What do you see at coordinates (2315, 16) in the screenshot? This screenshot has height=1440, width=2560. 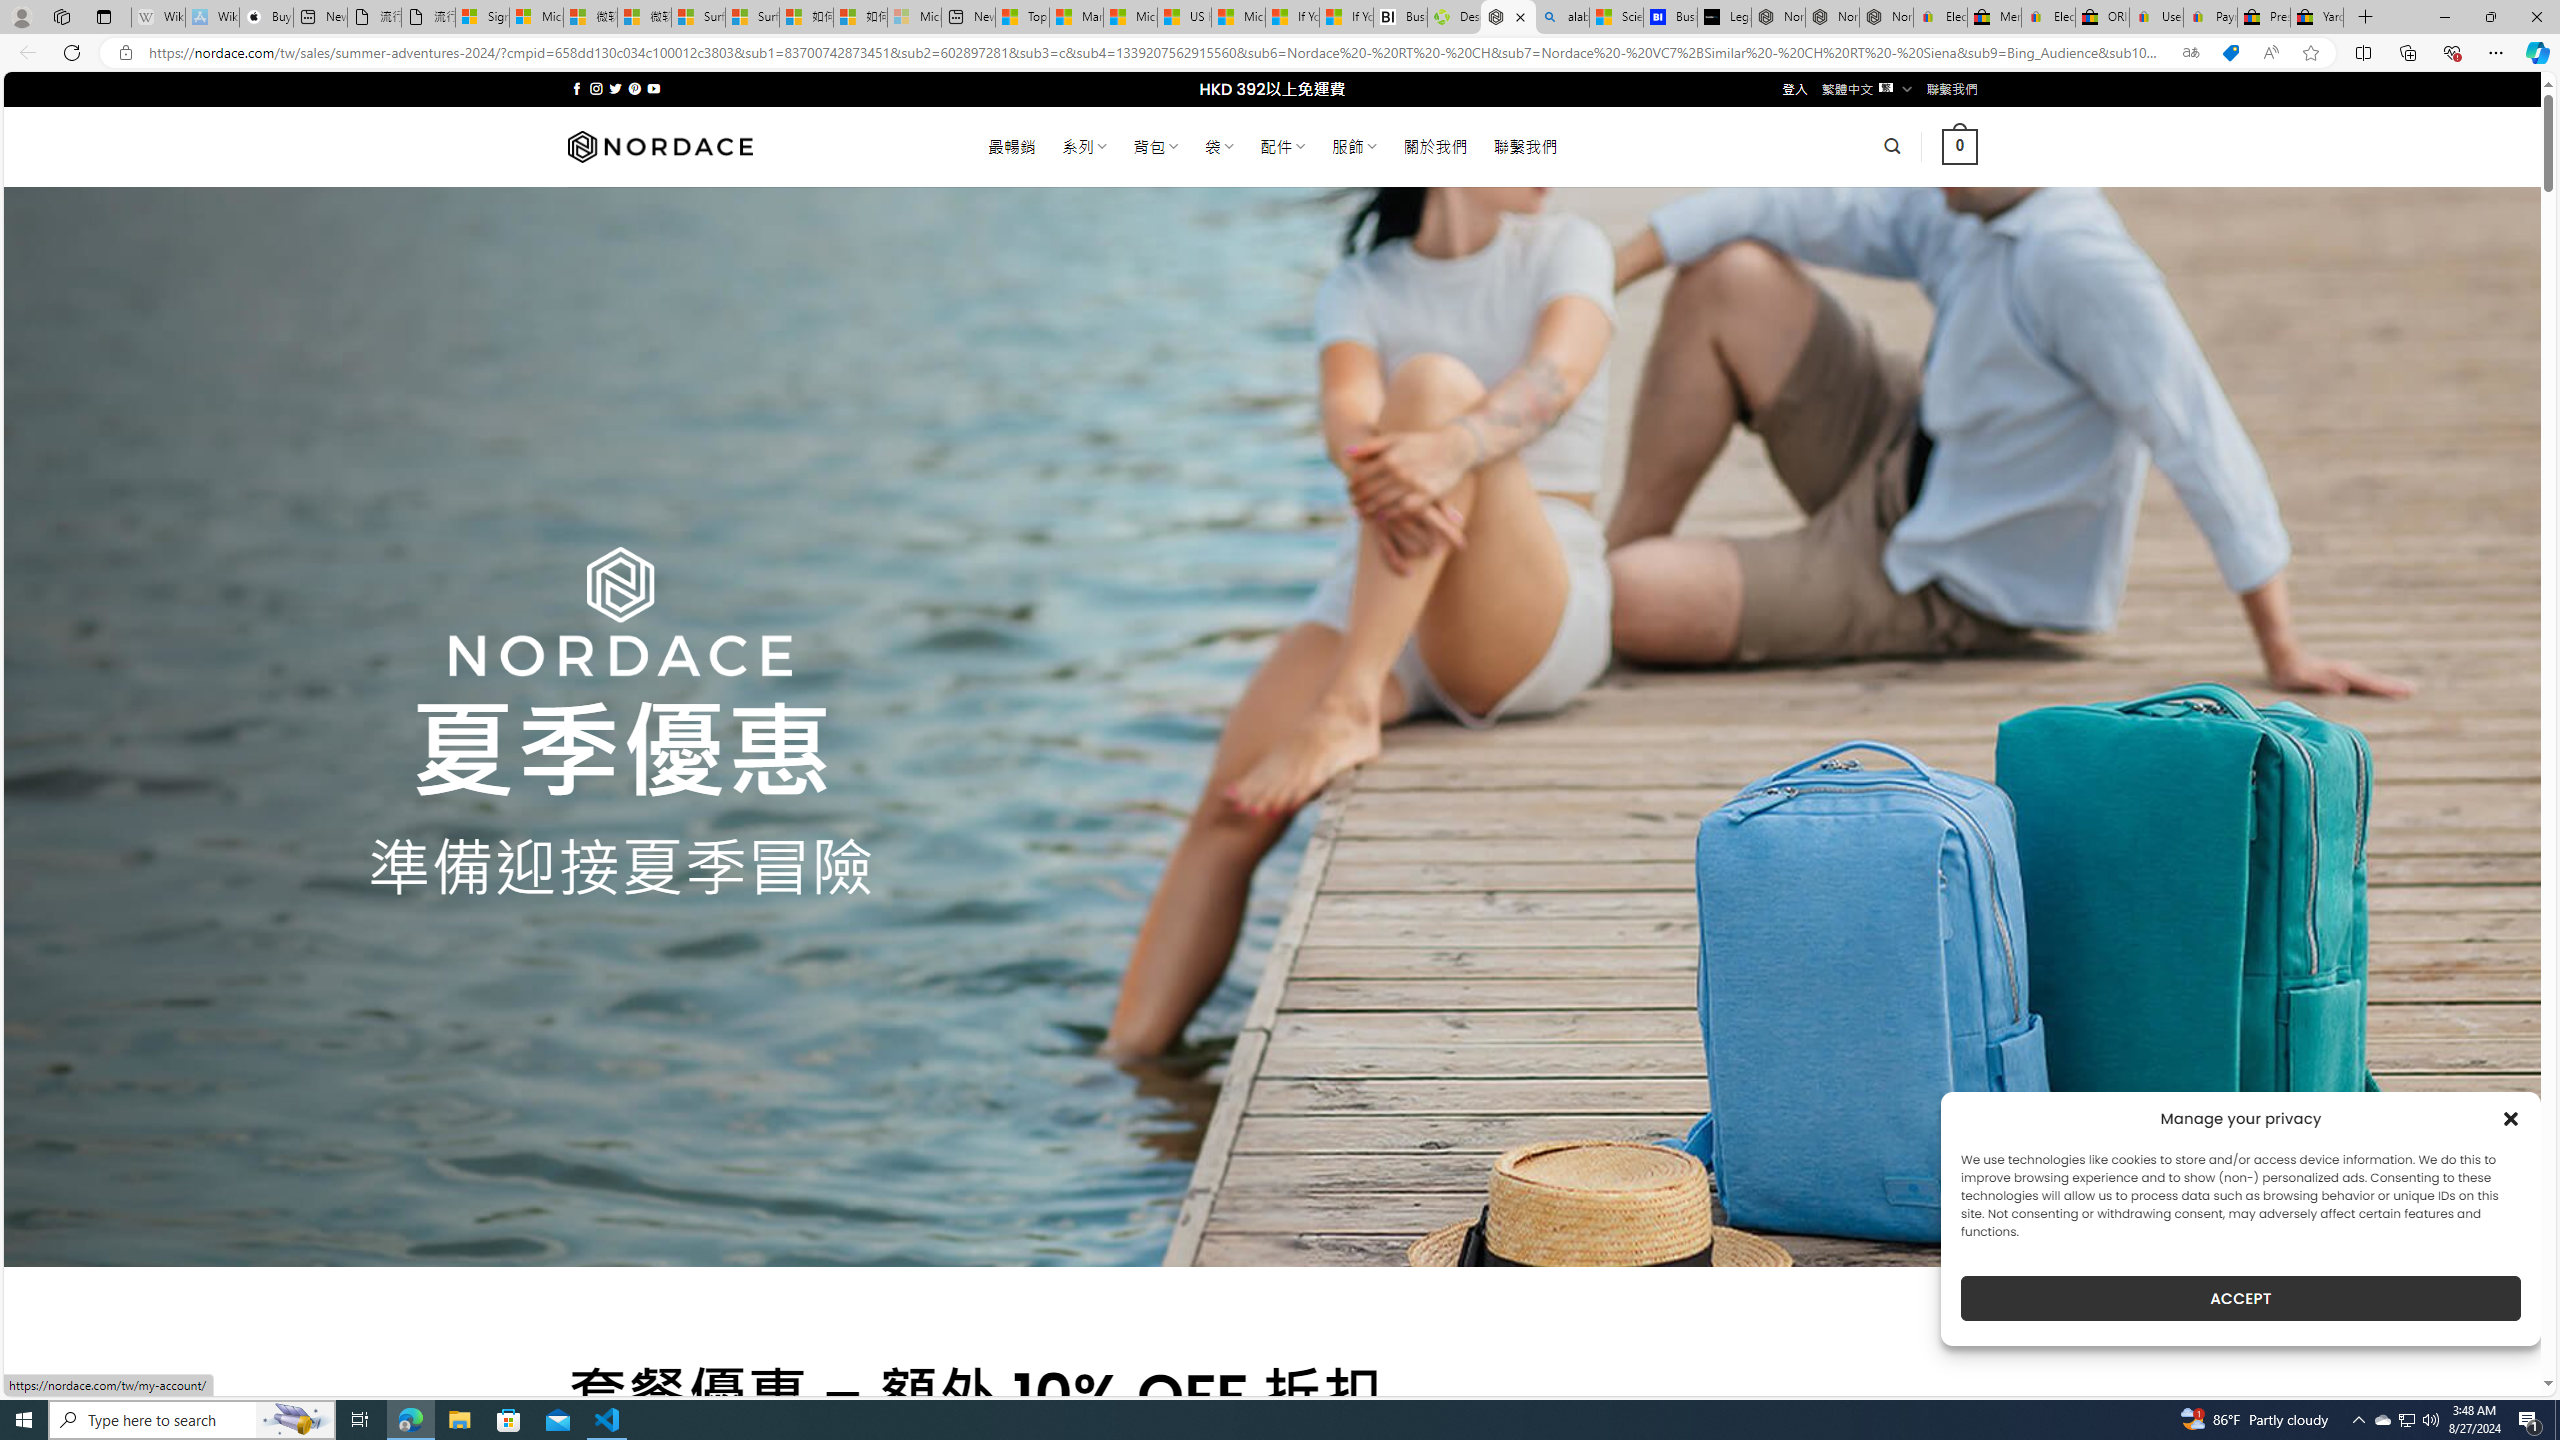 I see `'Yard, Garden & Outdoor Living'` at bounding box center [2315, 16].